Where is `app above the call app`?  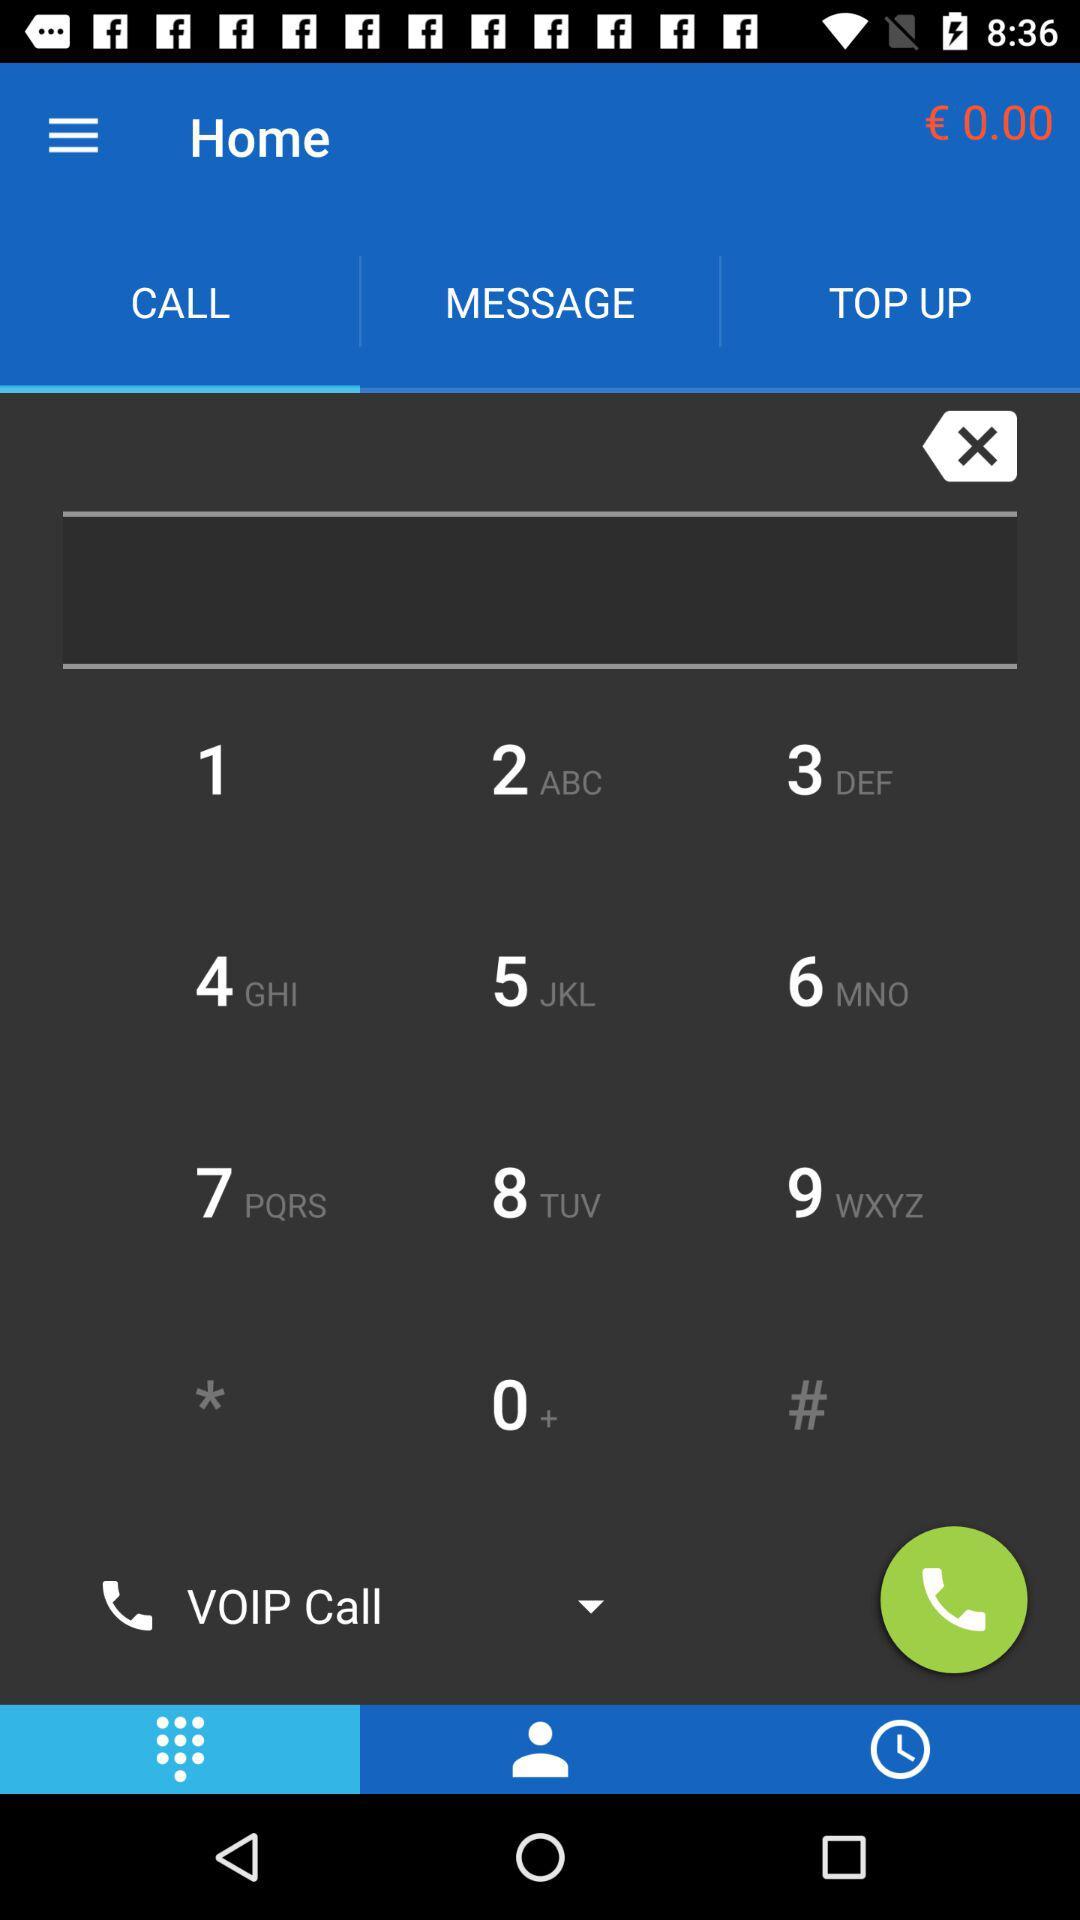 app above the call app is located at coordinates (72, 135).